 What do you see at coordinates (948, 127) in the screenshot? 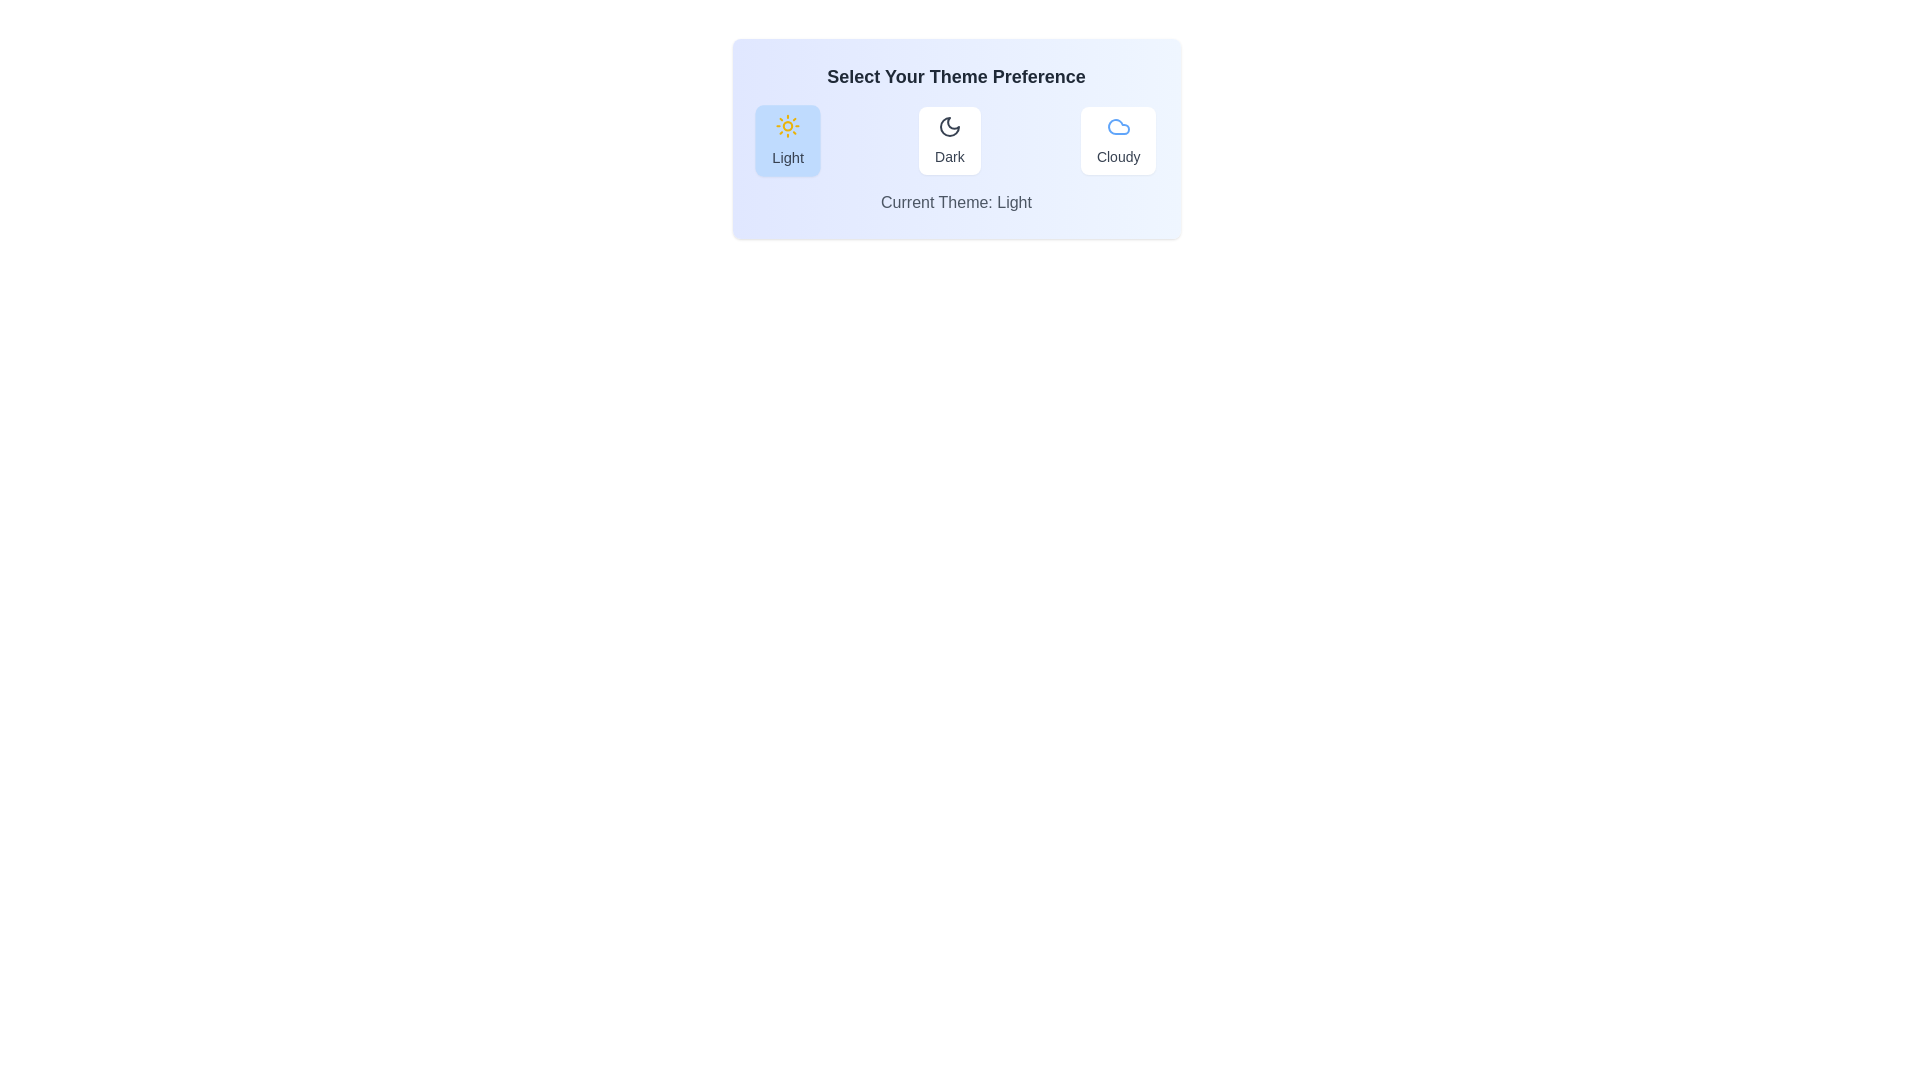
I see `the icon representing the Dark theme` at bounding box center [948, 127].